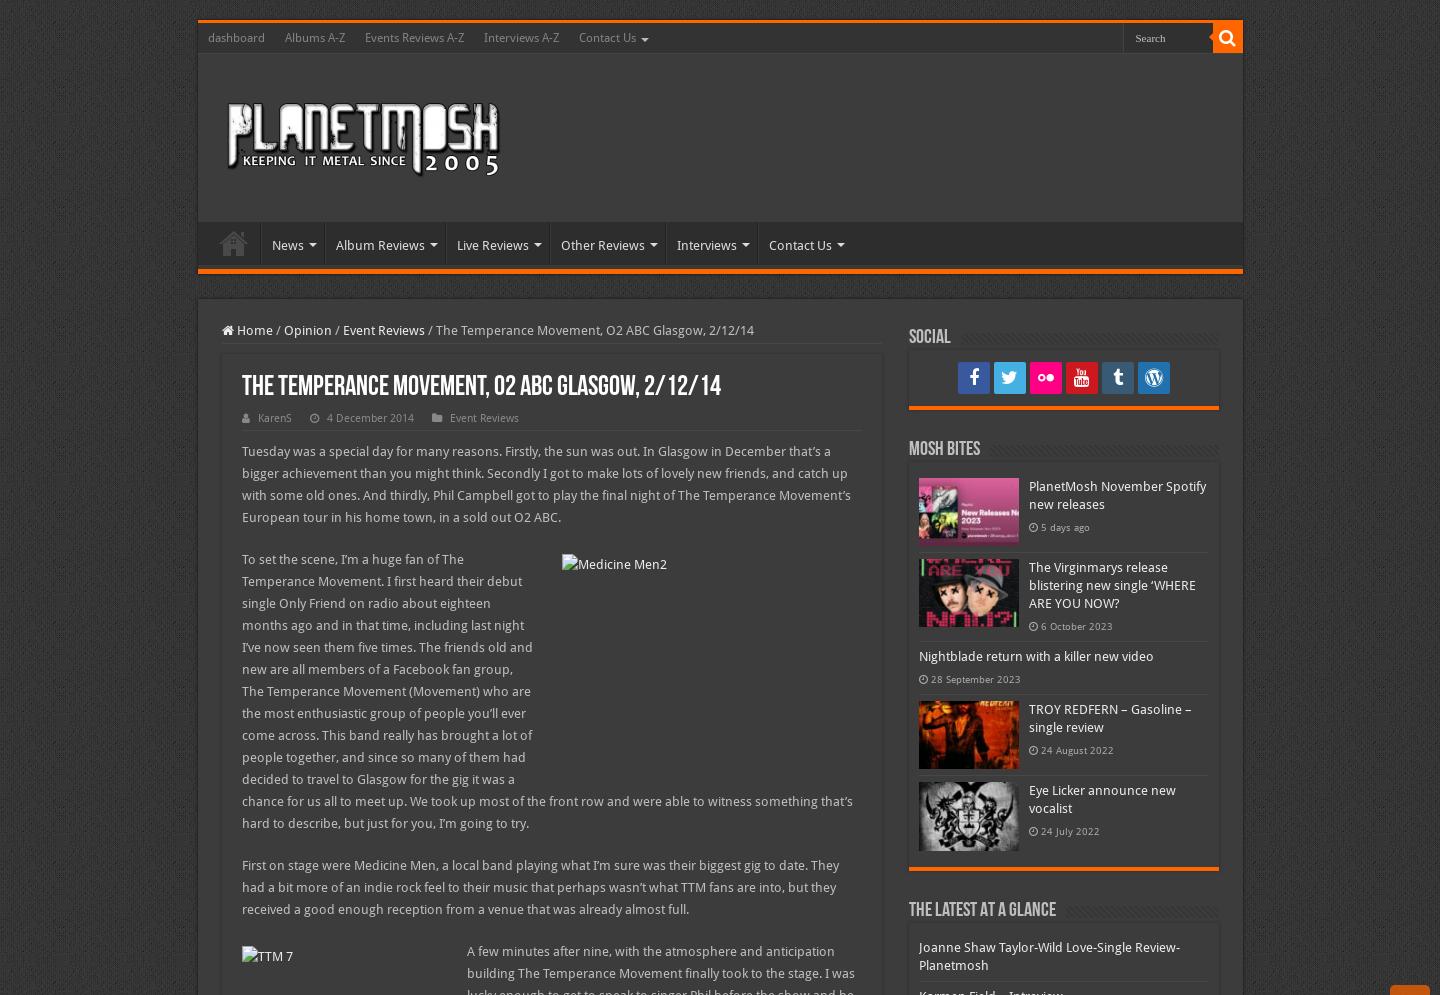 This screenshot has width=1440, height=995. What do you see at coordinates (251, 330) in the screenshot?
I see `'Home'` at bounding box center [251, 330].